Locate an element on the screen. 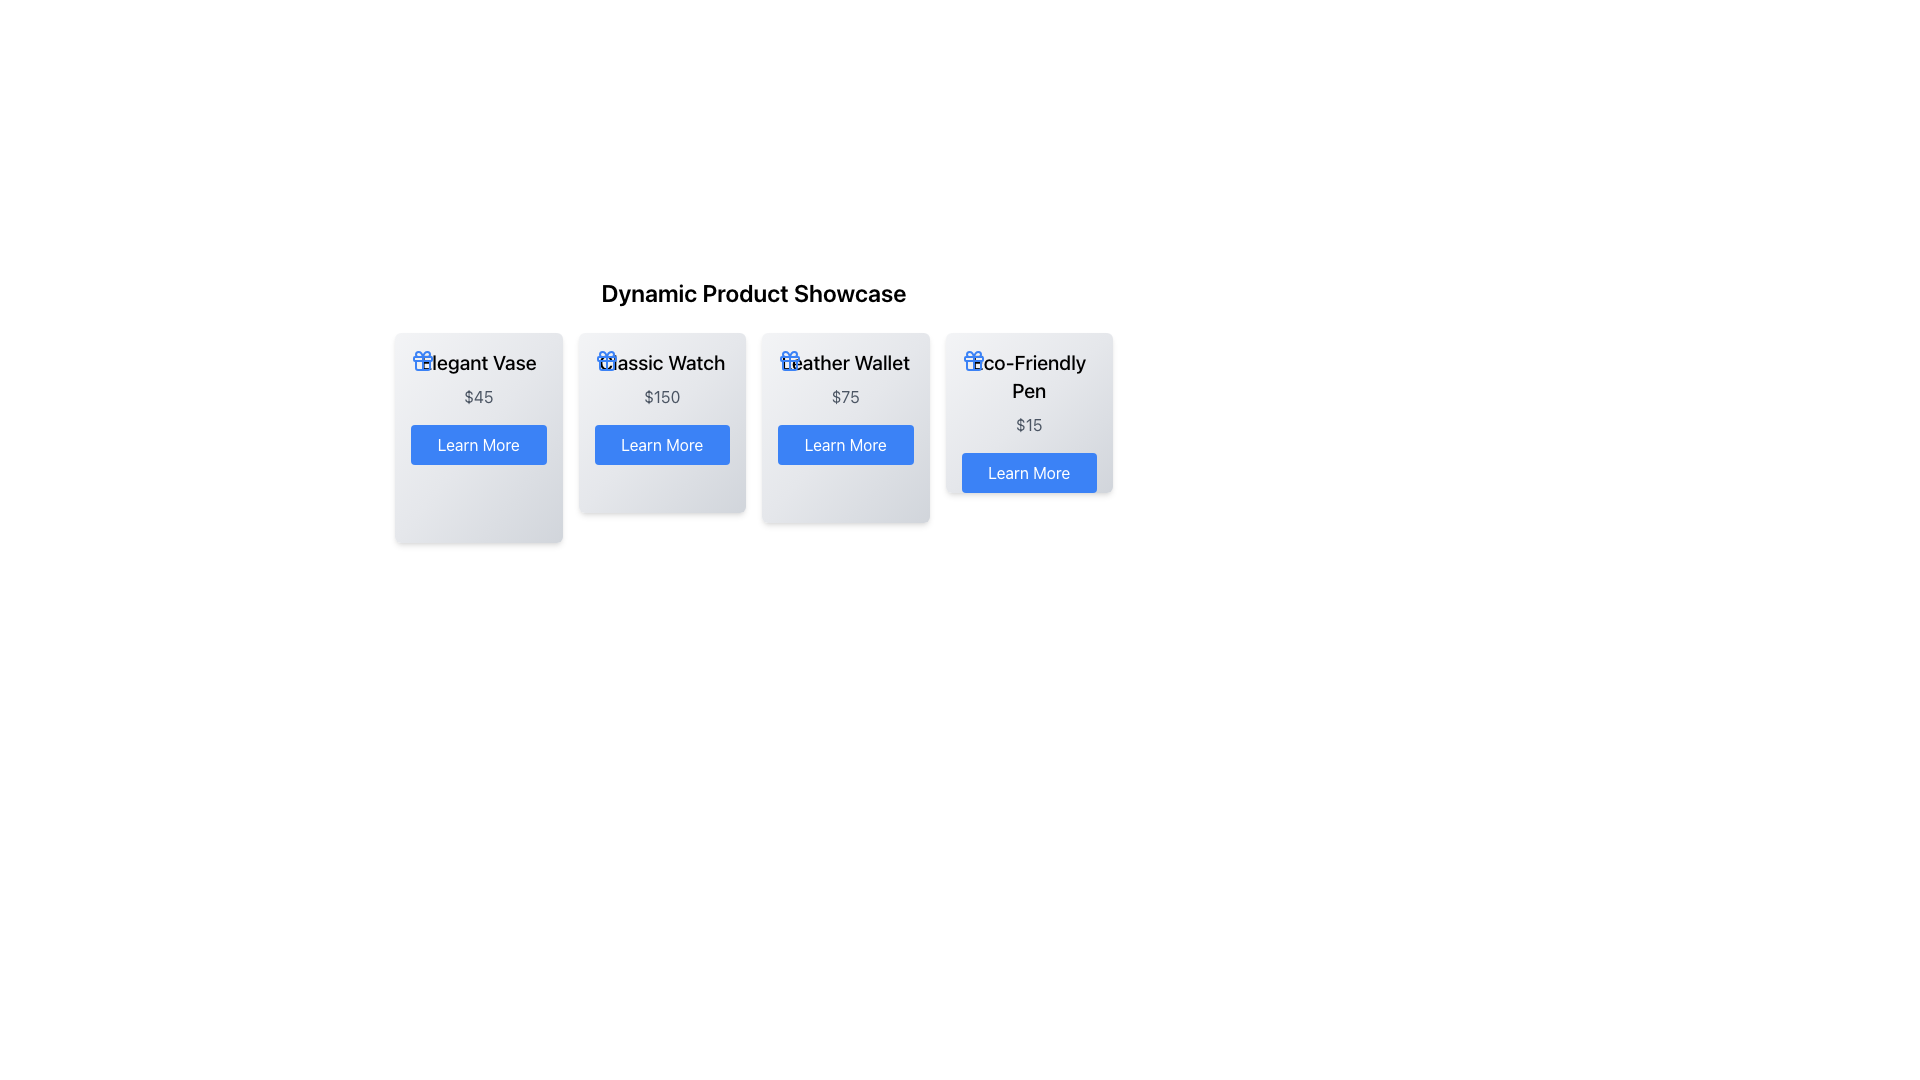  the button located at the bottom of the 'Elegant Vase $45' card is located at coordinates (477, 443).